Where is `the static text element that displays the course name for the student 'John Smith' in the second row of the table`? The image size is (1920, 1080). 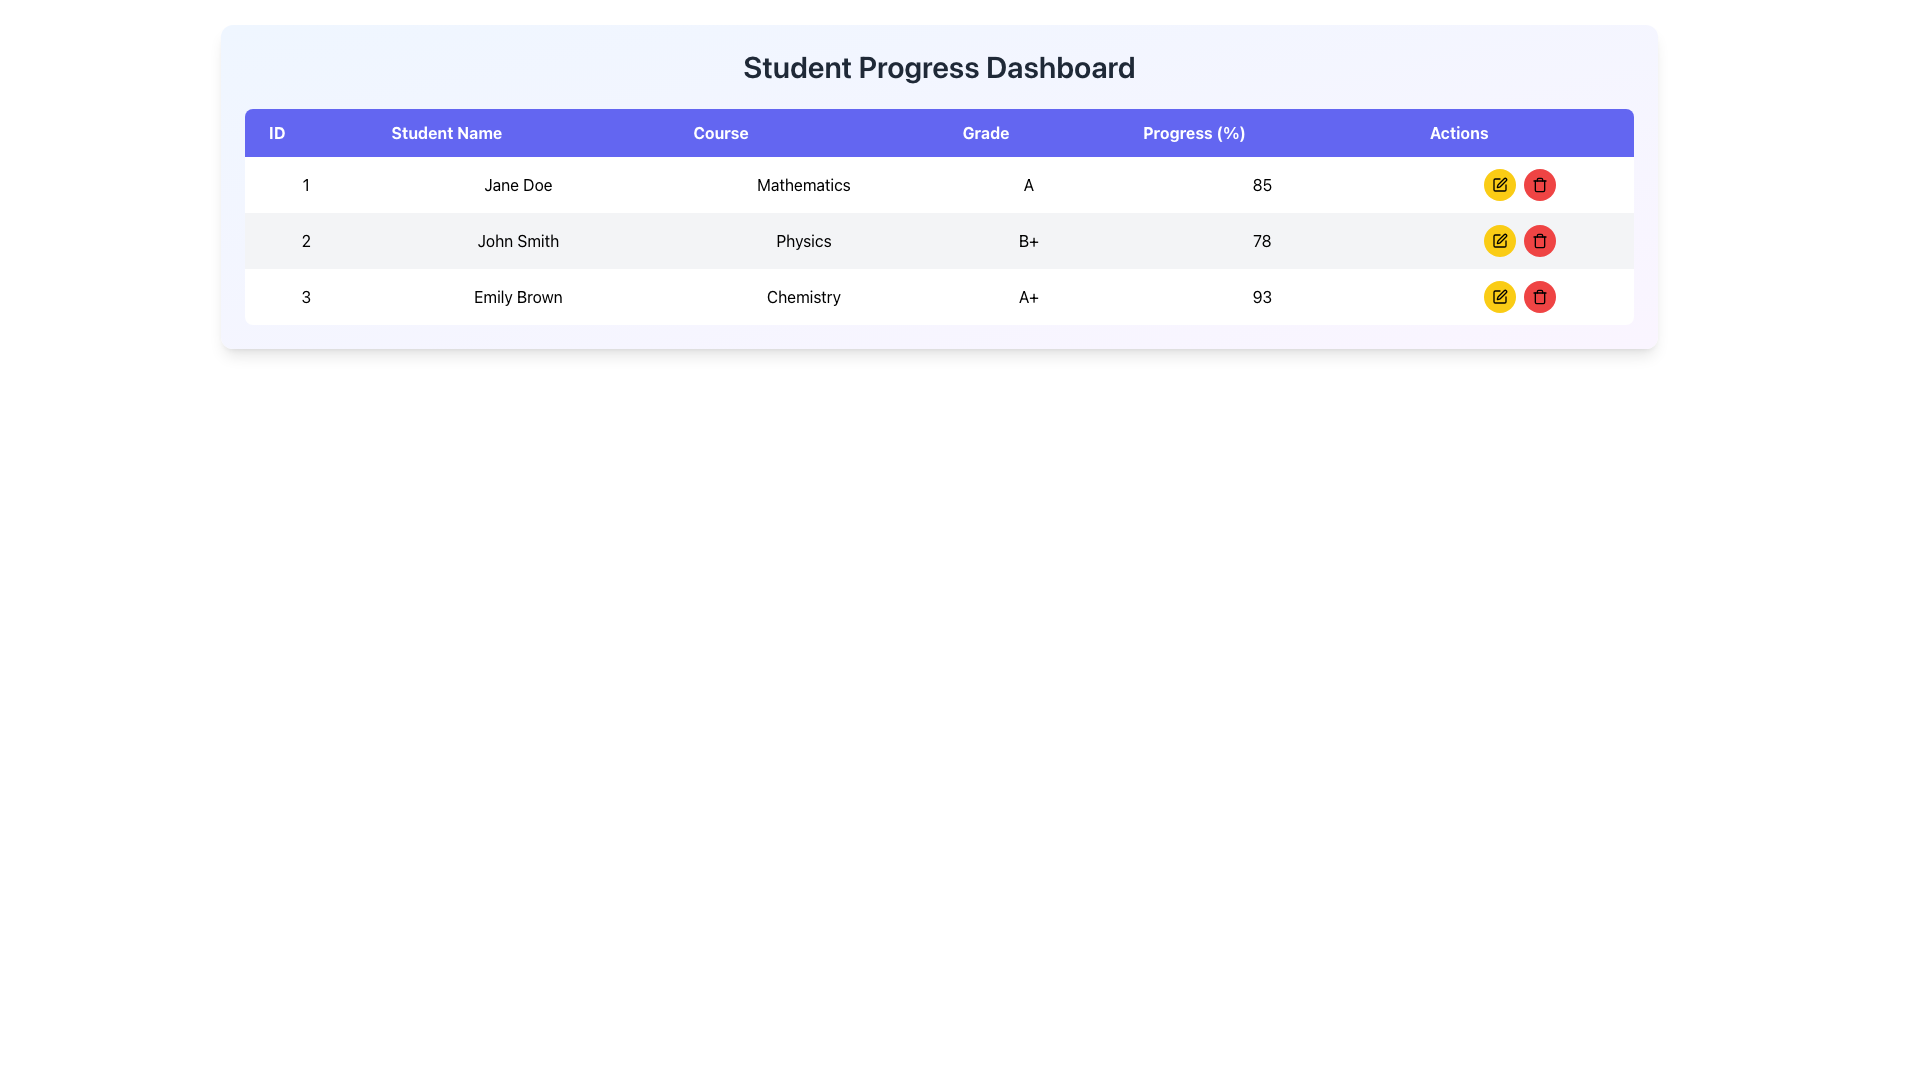
the static text element that displays the course name for the student 'John Smith' in the second row of the table is located at coordinates (804, 239).